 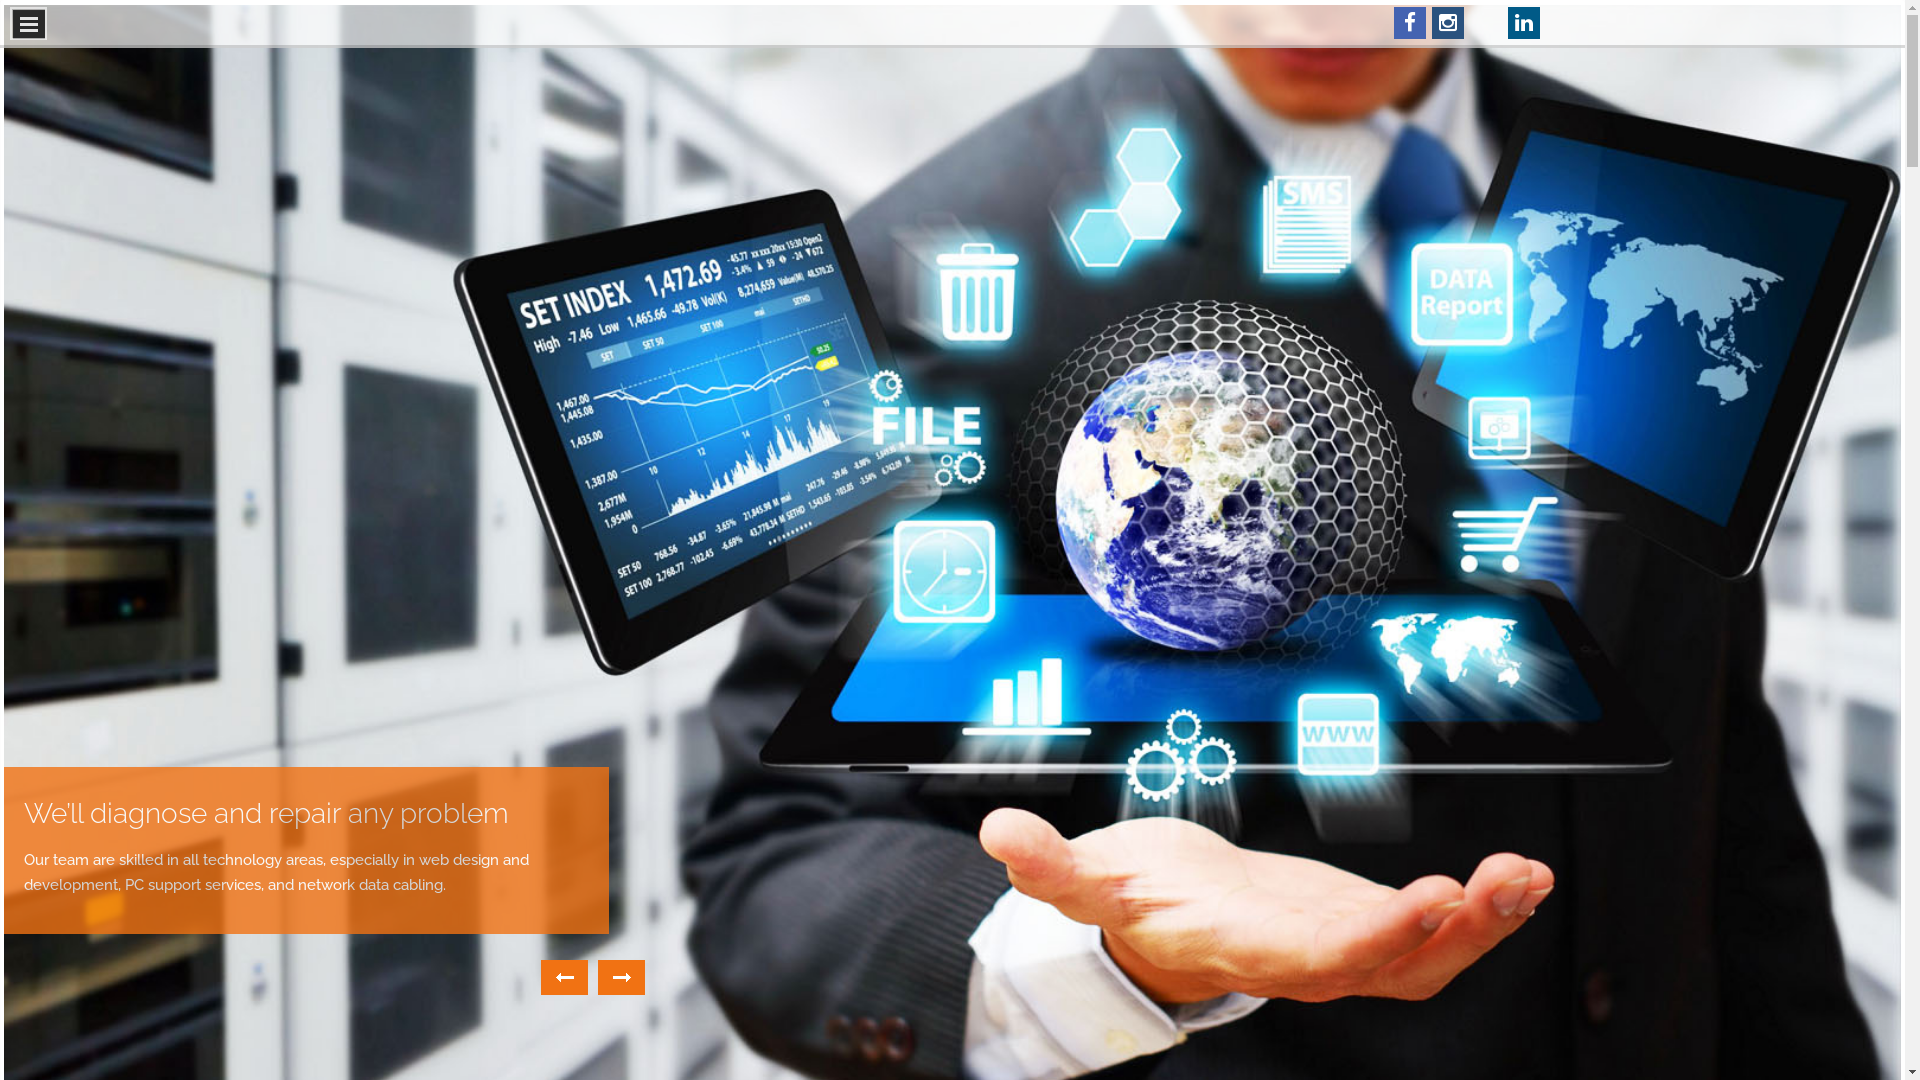 I want to click on 'Instagram', so click(x=1448, y=23).